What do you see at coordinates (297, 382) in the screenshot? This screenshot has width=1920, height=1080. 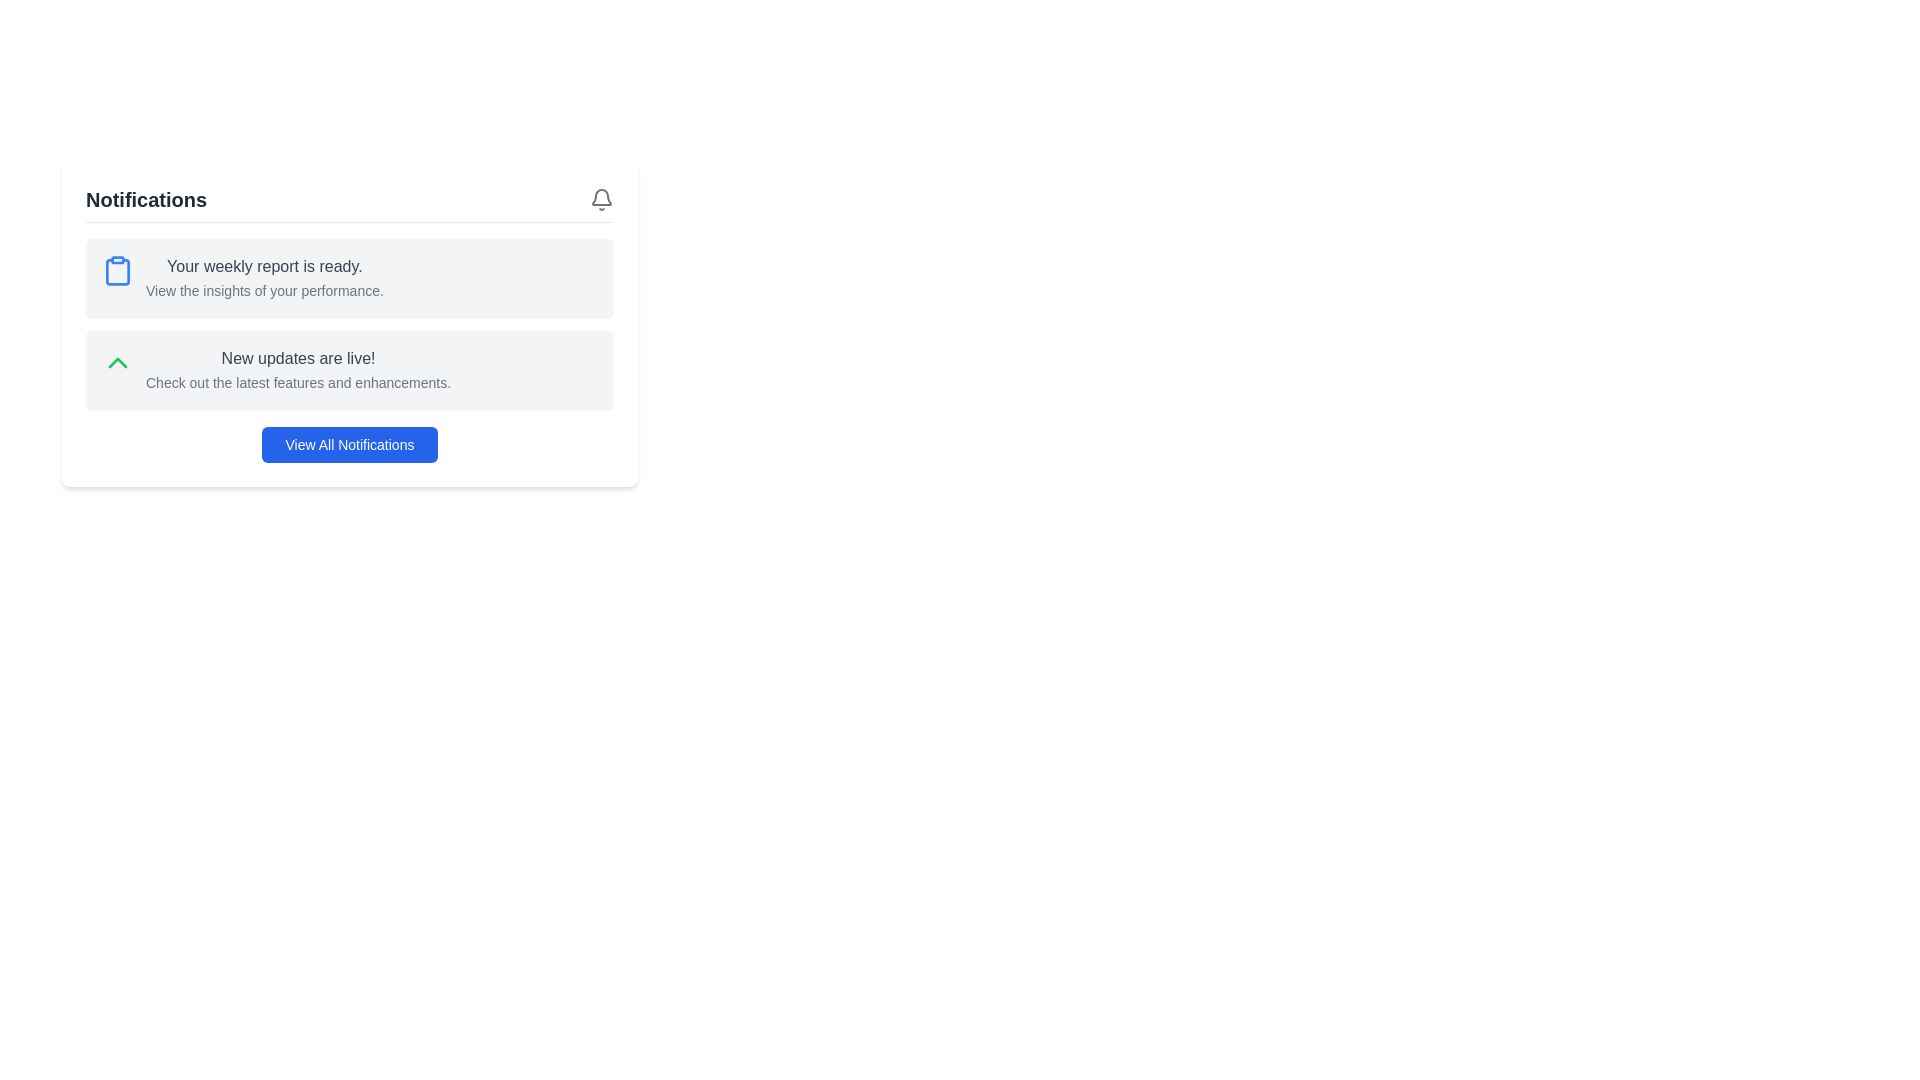 I see `the text displaying the message 'Check out the latest features and enhancements.' which is located under the line 'New updates are live!' in the notification card` at bounding box center [297, 382].